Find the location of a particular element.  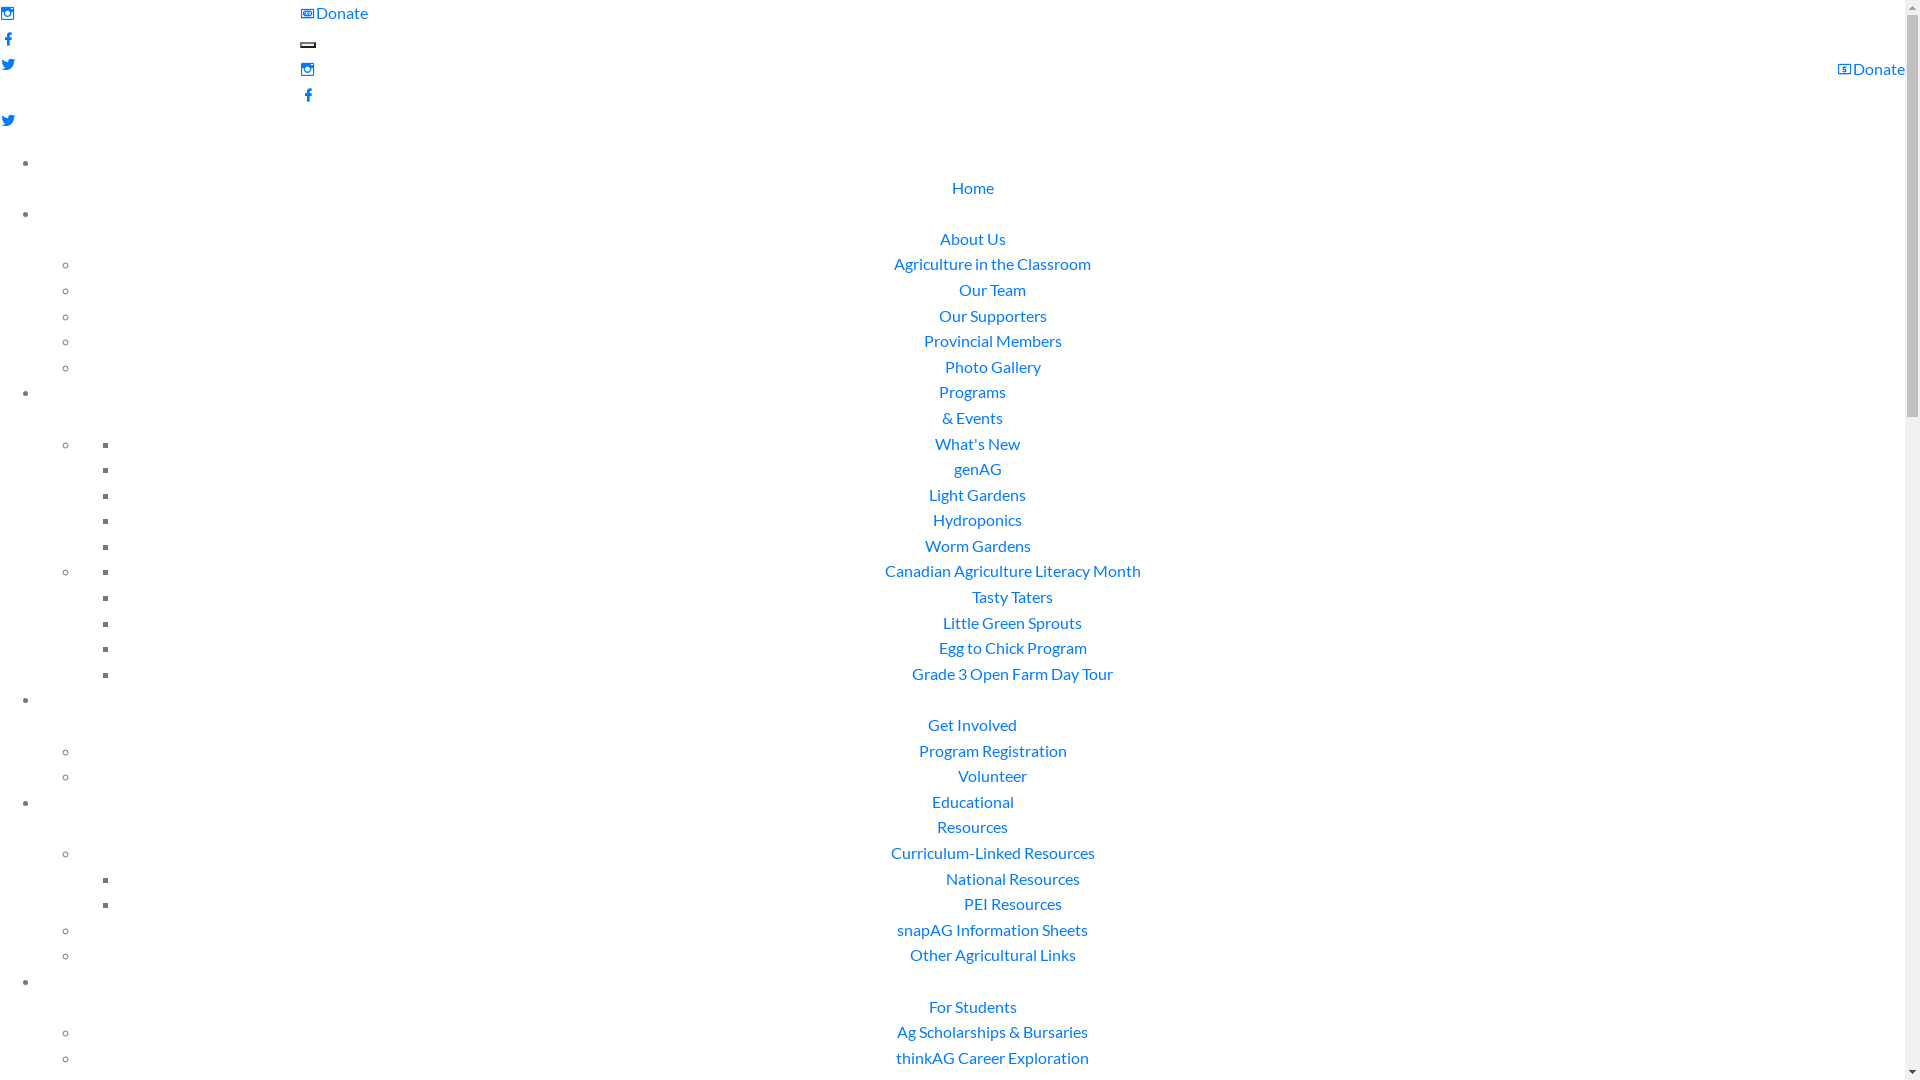

'Agriculture in the Classroom' is located at coordinates (992, 262).